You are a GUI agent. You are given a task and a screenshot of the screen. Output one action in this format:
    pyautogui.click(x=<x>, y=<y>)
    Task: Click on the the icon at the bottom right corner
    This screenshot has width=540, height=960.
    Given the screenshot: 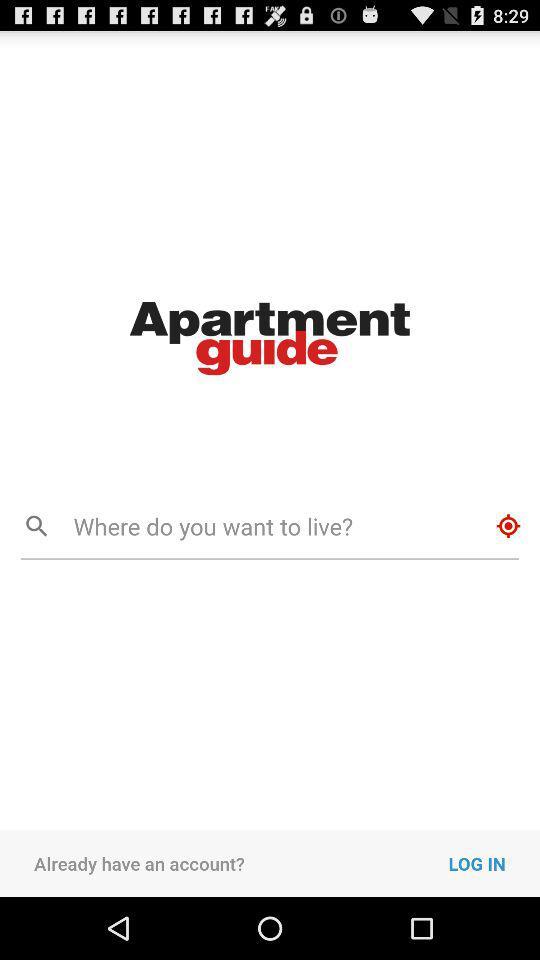 What is the action you would take?
    pyautogui.click(x=493, y=862)
    